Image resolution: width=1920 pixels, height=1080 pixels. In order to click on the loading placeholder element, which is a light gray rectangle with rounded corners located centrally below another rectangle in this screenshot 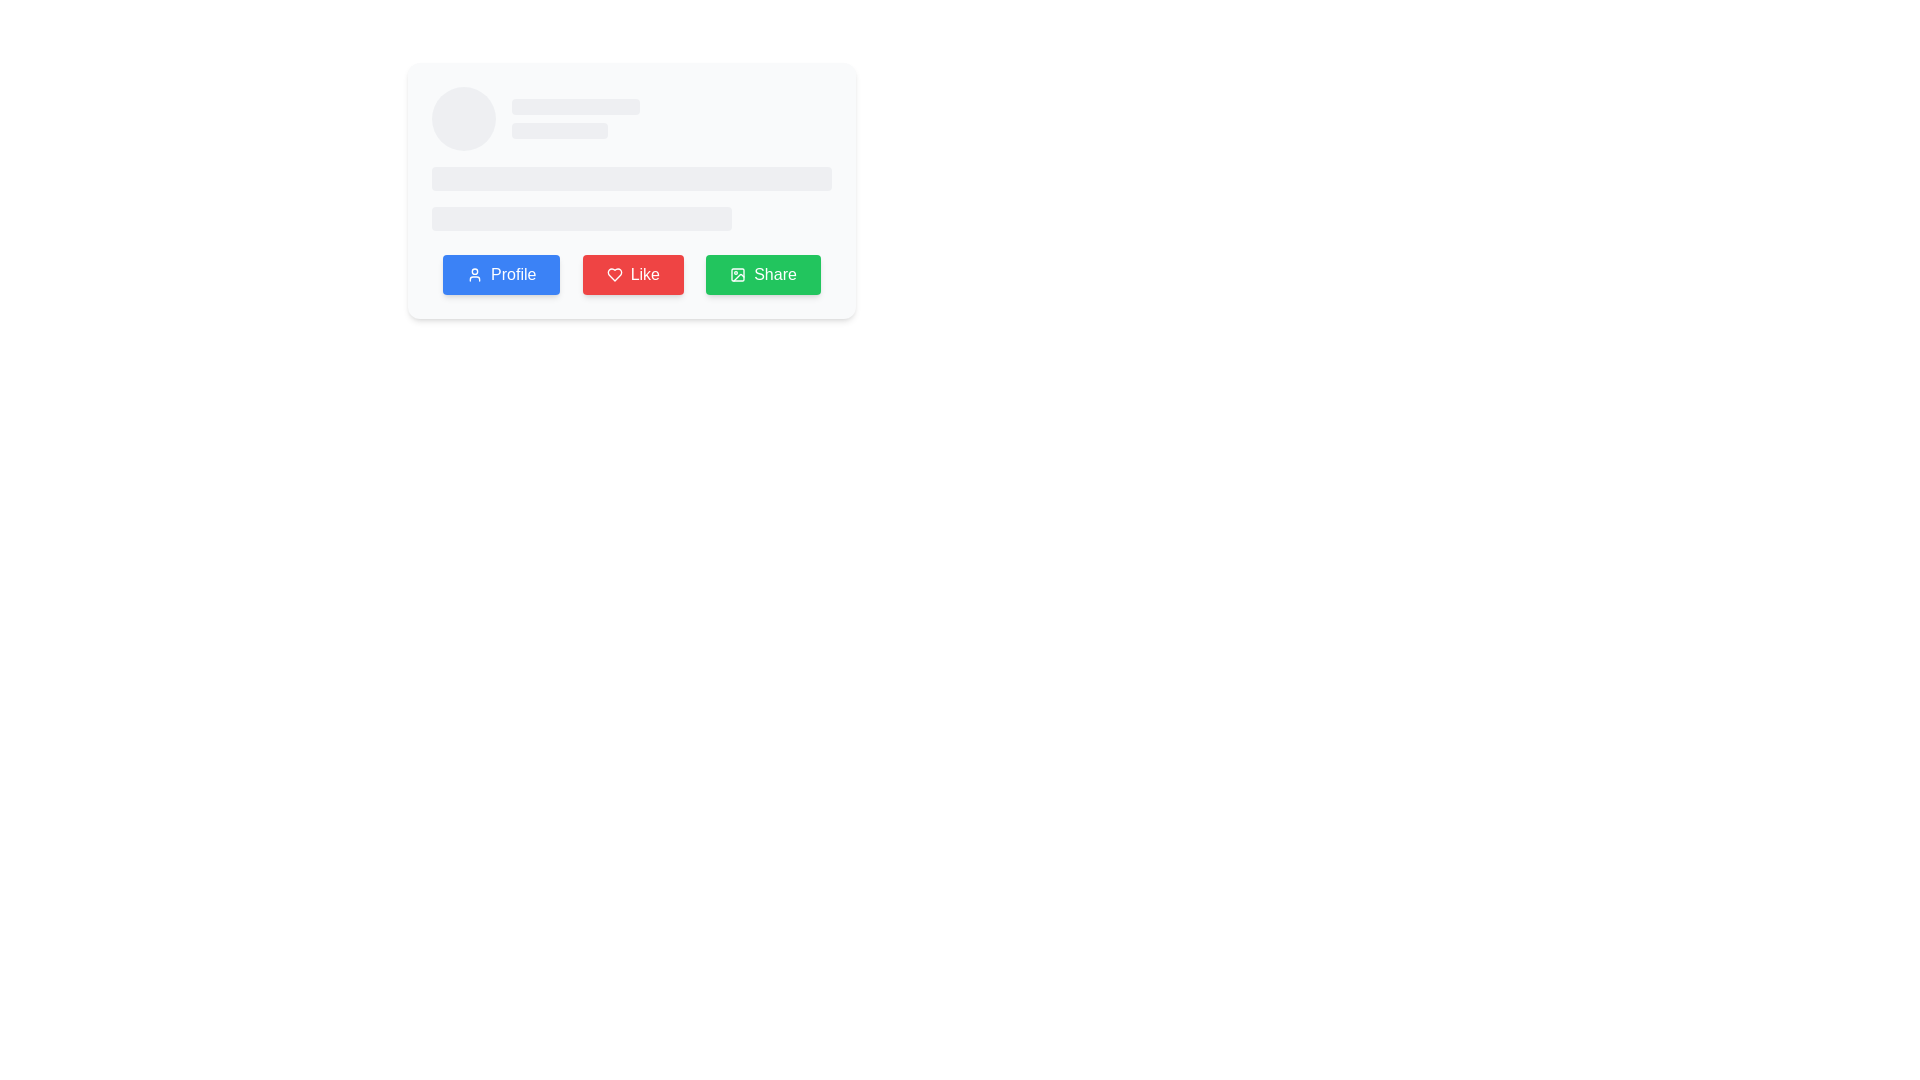, I will do `click(580, 219)`.